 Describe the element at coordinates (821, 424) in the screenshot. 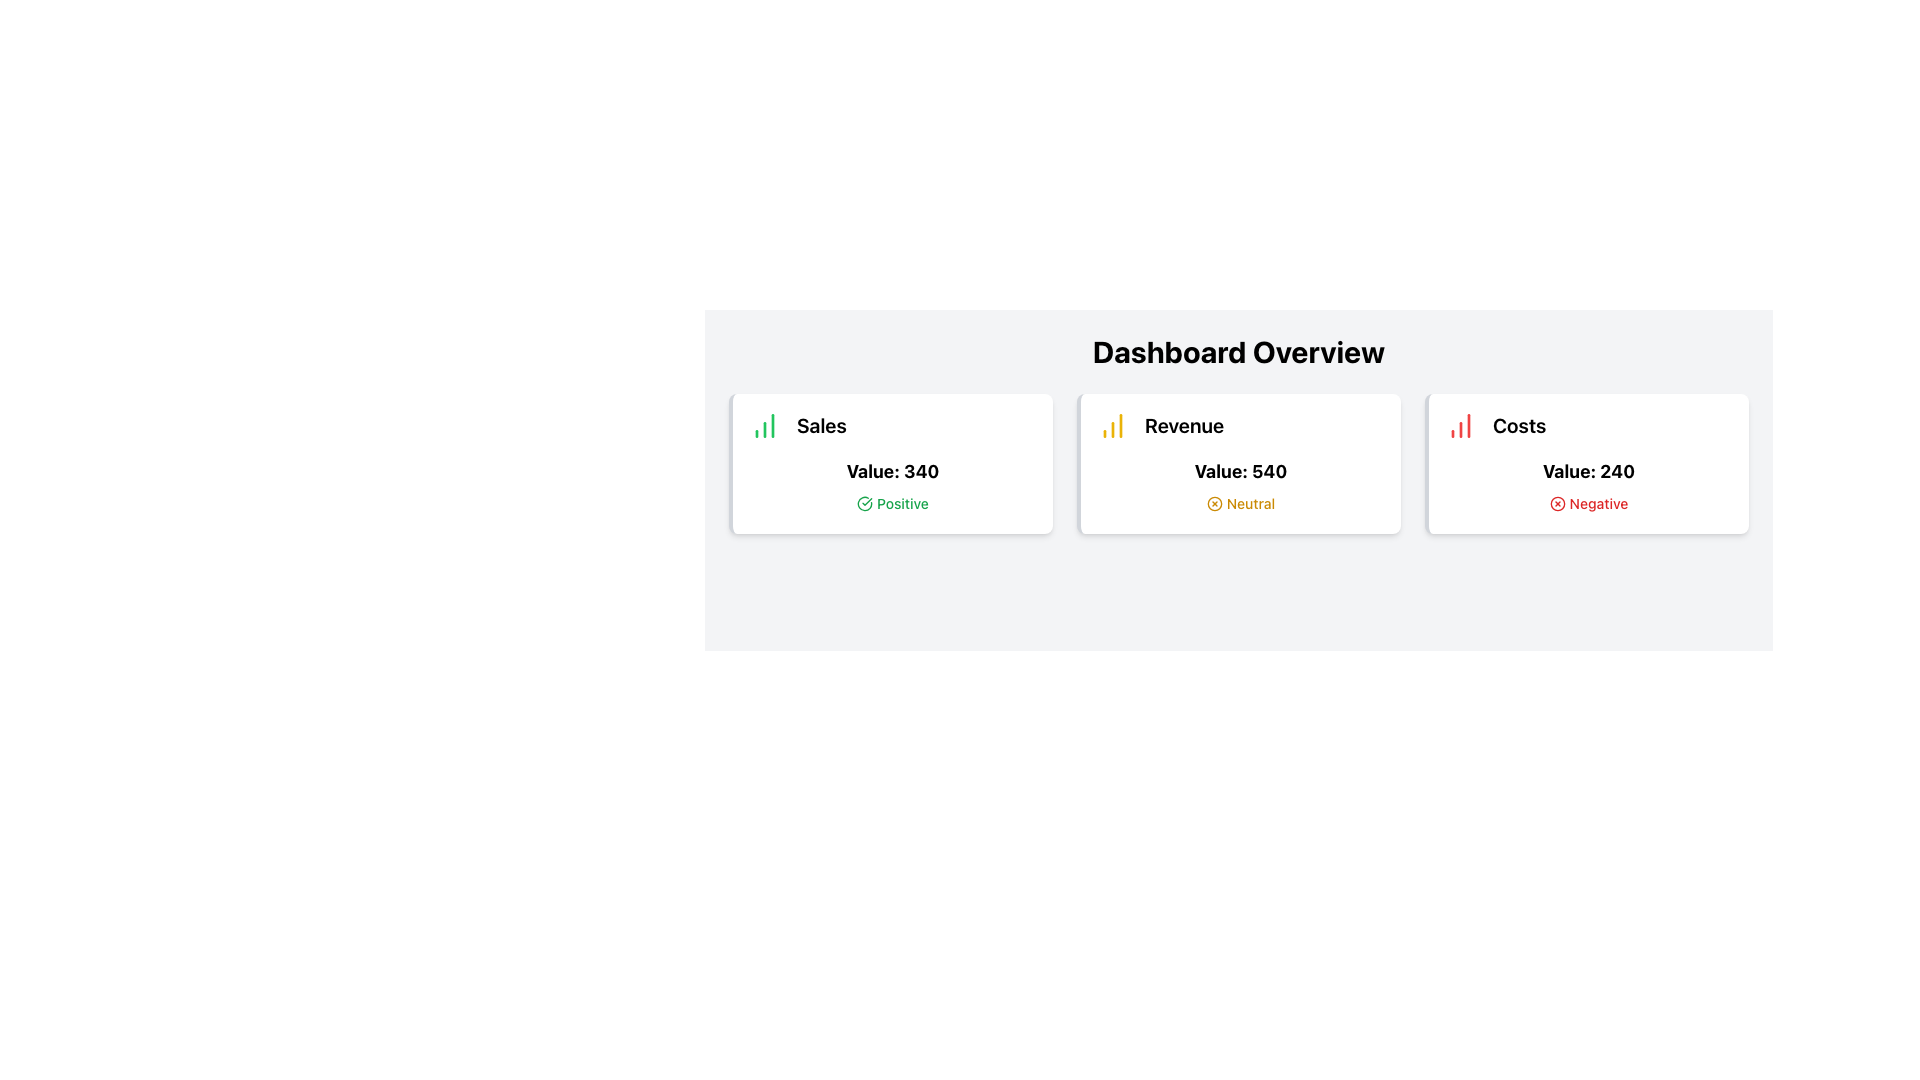

I see `the Text Label that identifies the content of the sales metrics card, located near the top-left corner of the first card in the dashboard overview` at that location.